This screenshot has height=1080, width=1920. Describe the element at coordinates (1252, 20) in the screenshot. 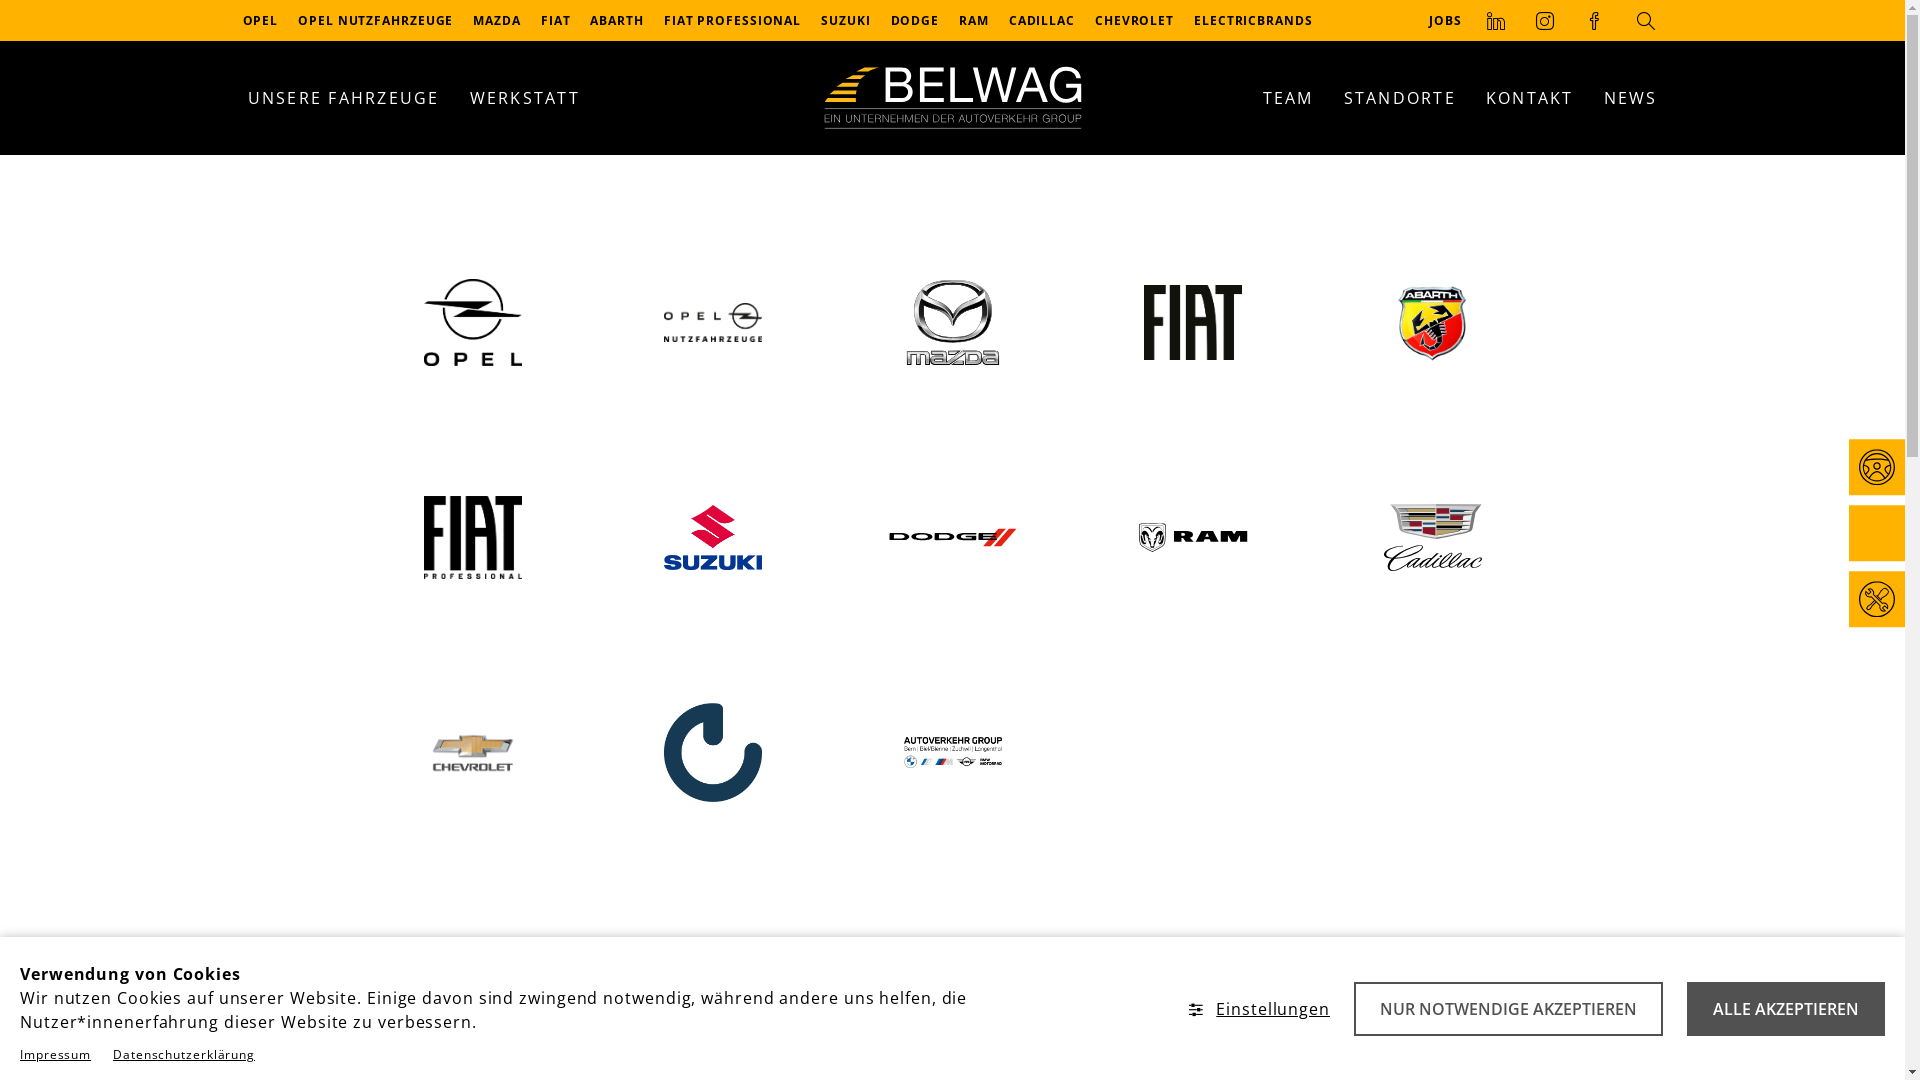

I see `'ELECTRICBRANDS'` at that location.